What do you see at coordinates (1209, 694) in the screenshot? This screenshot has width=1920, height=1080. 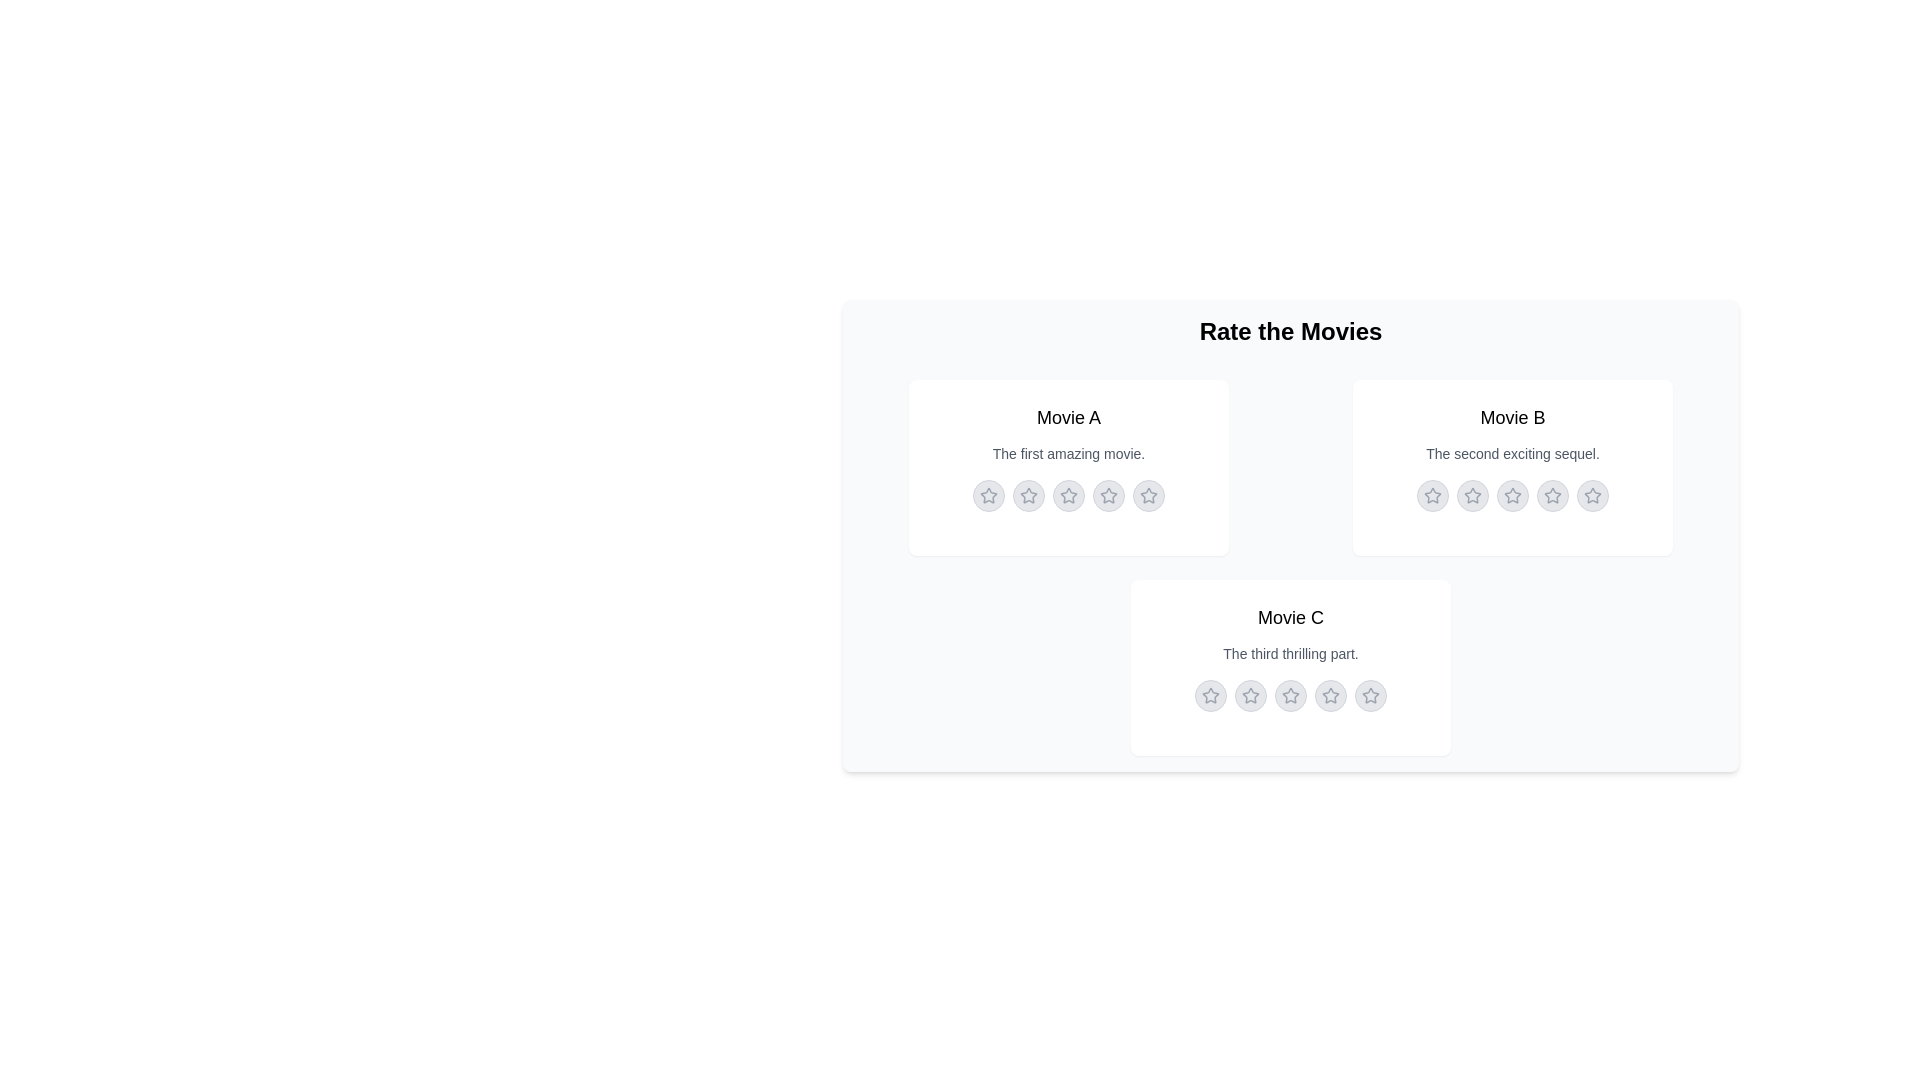 I see `the first rating star under the subtitle 'Movie C'` at bounding box center [1209, 694].